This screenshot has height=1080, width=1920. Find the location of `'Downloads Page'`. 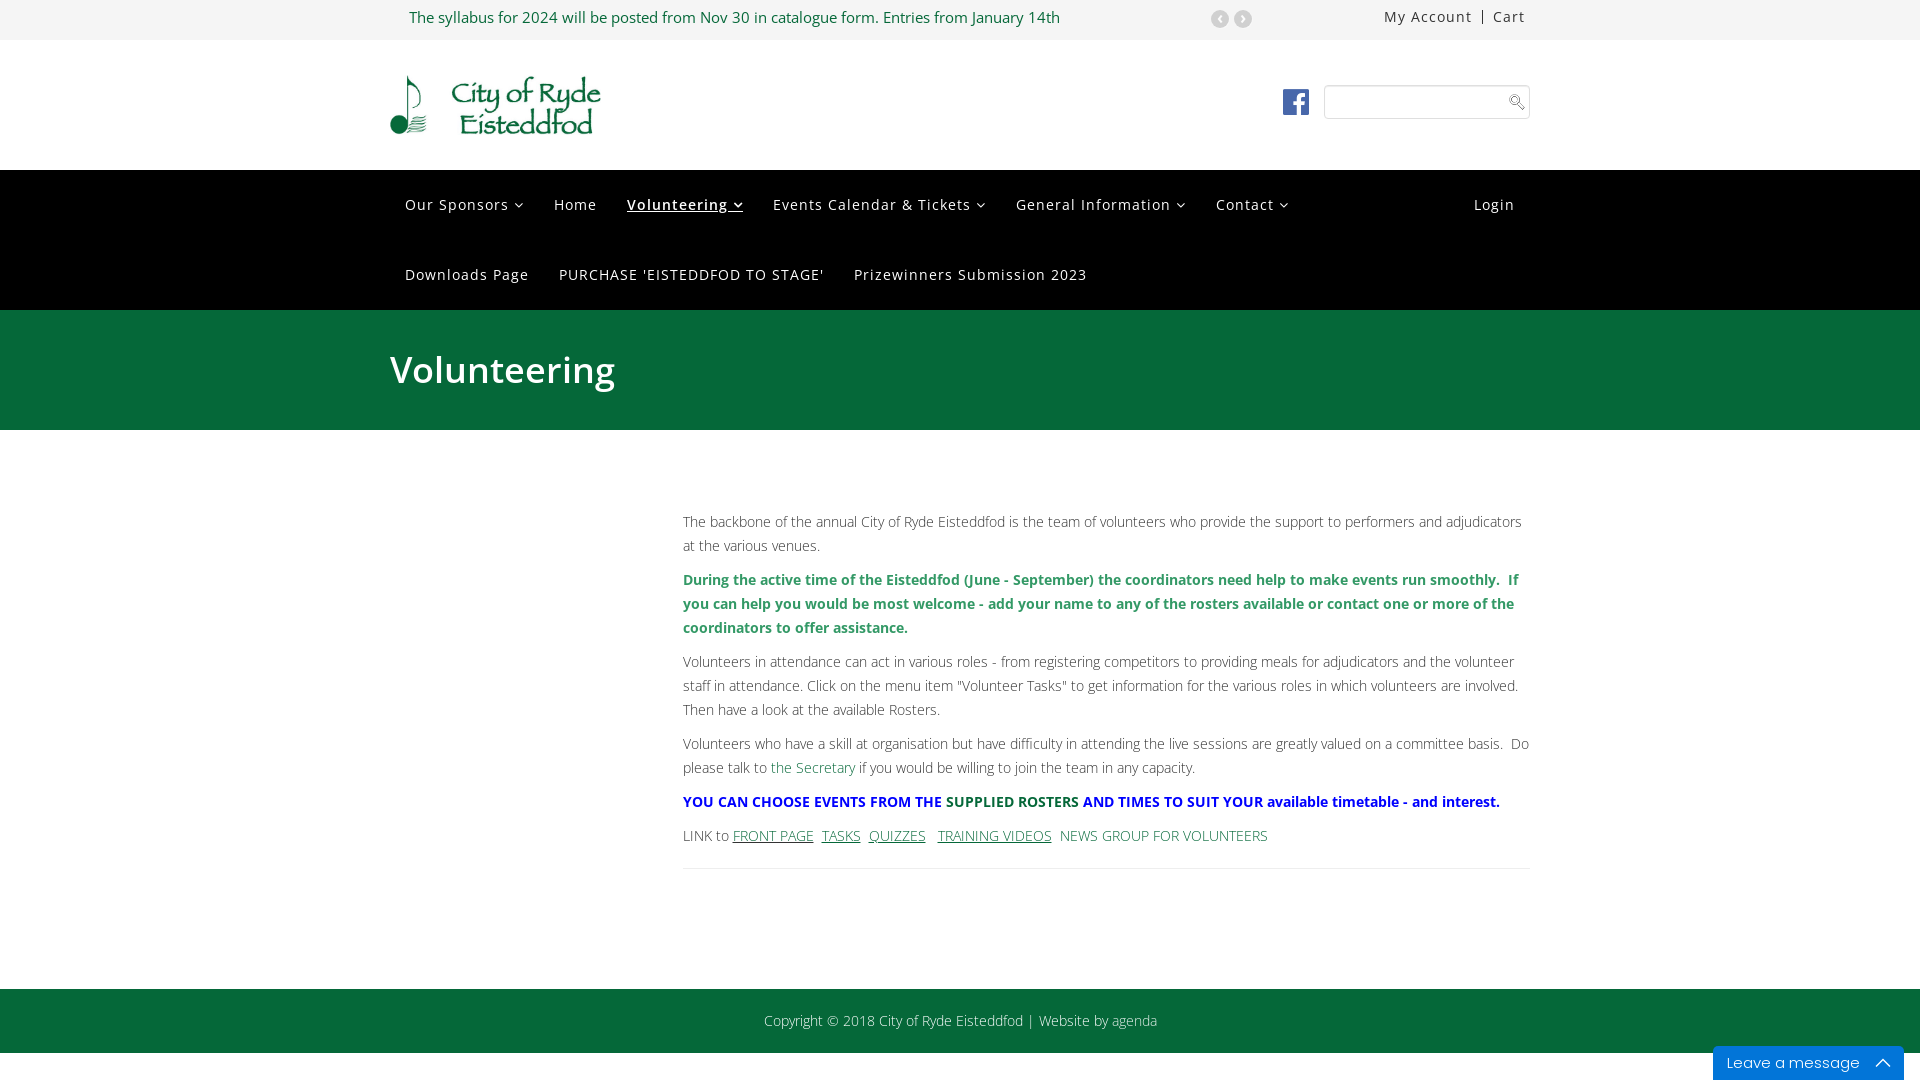

'Downloads Page' is located at coordinates (465, 274).